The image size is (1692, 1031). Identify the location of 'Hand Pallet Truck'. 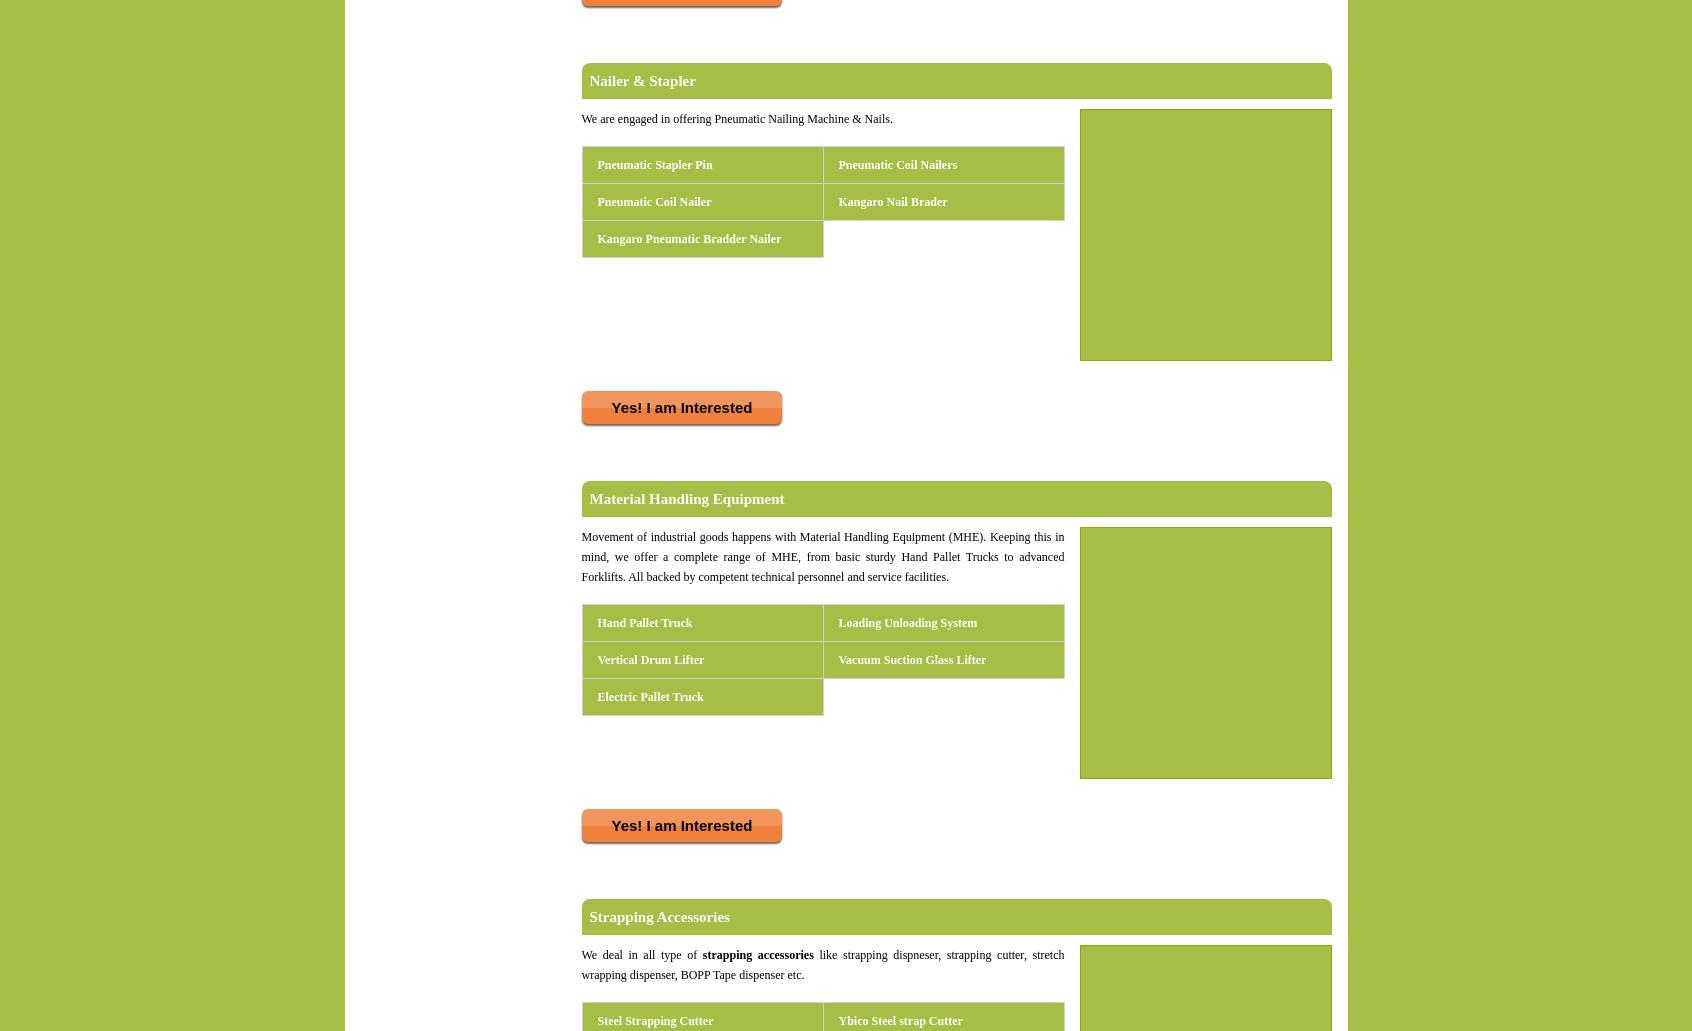
(644, 623).